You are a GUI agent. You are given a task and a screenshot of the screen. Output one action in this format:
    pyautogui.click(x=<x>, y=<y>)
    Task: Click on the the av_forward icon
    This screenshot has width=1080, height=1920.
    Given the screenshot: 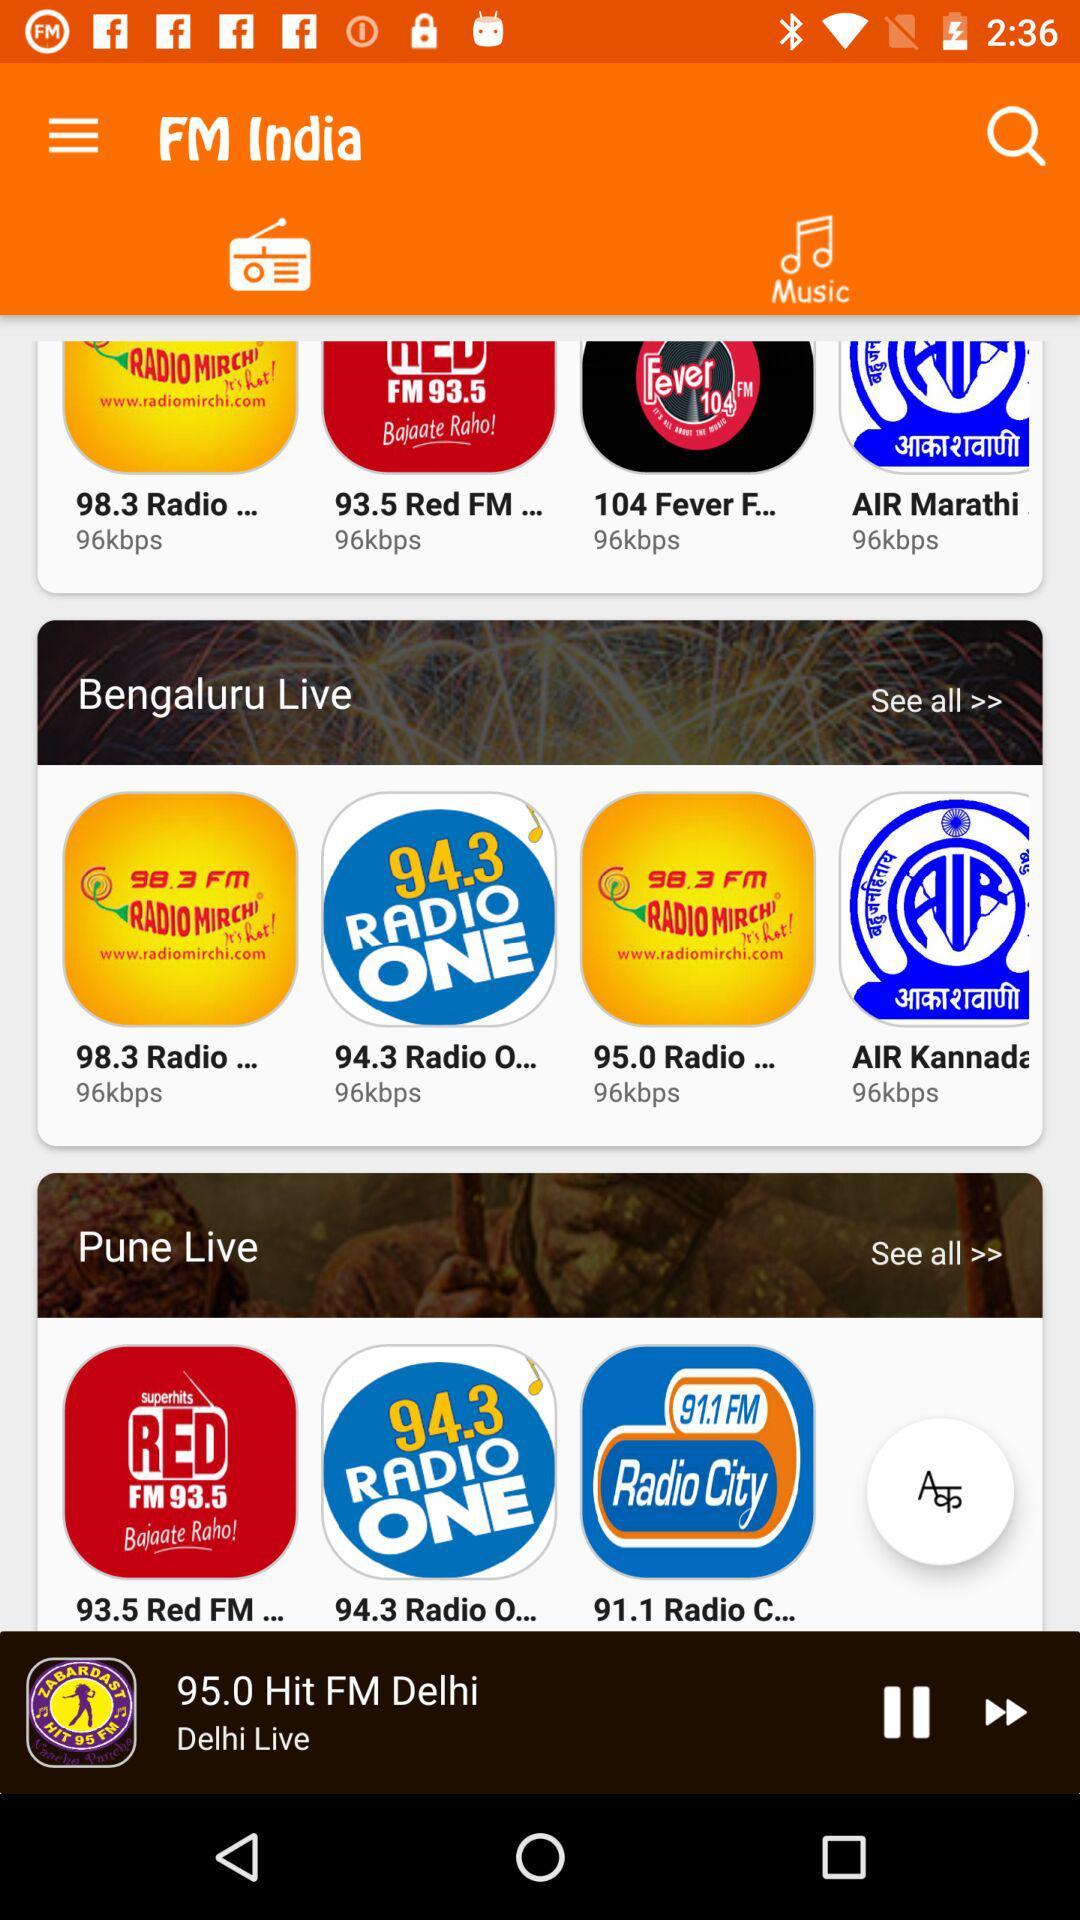 What is the action you would take?
    pyautogui.click(x=1006, y=1711)
    